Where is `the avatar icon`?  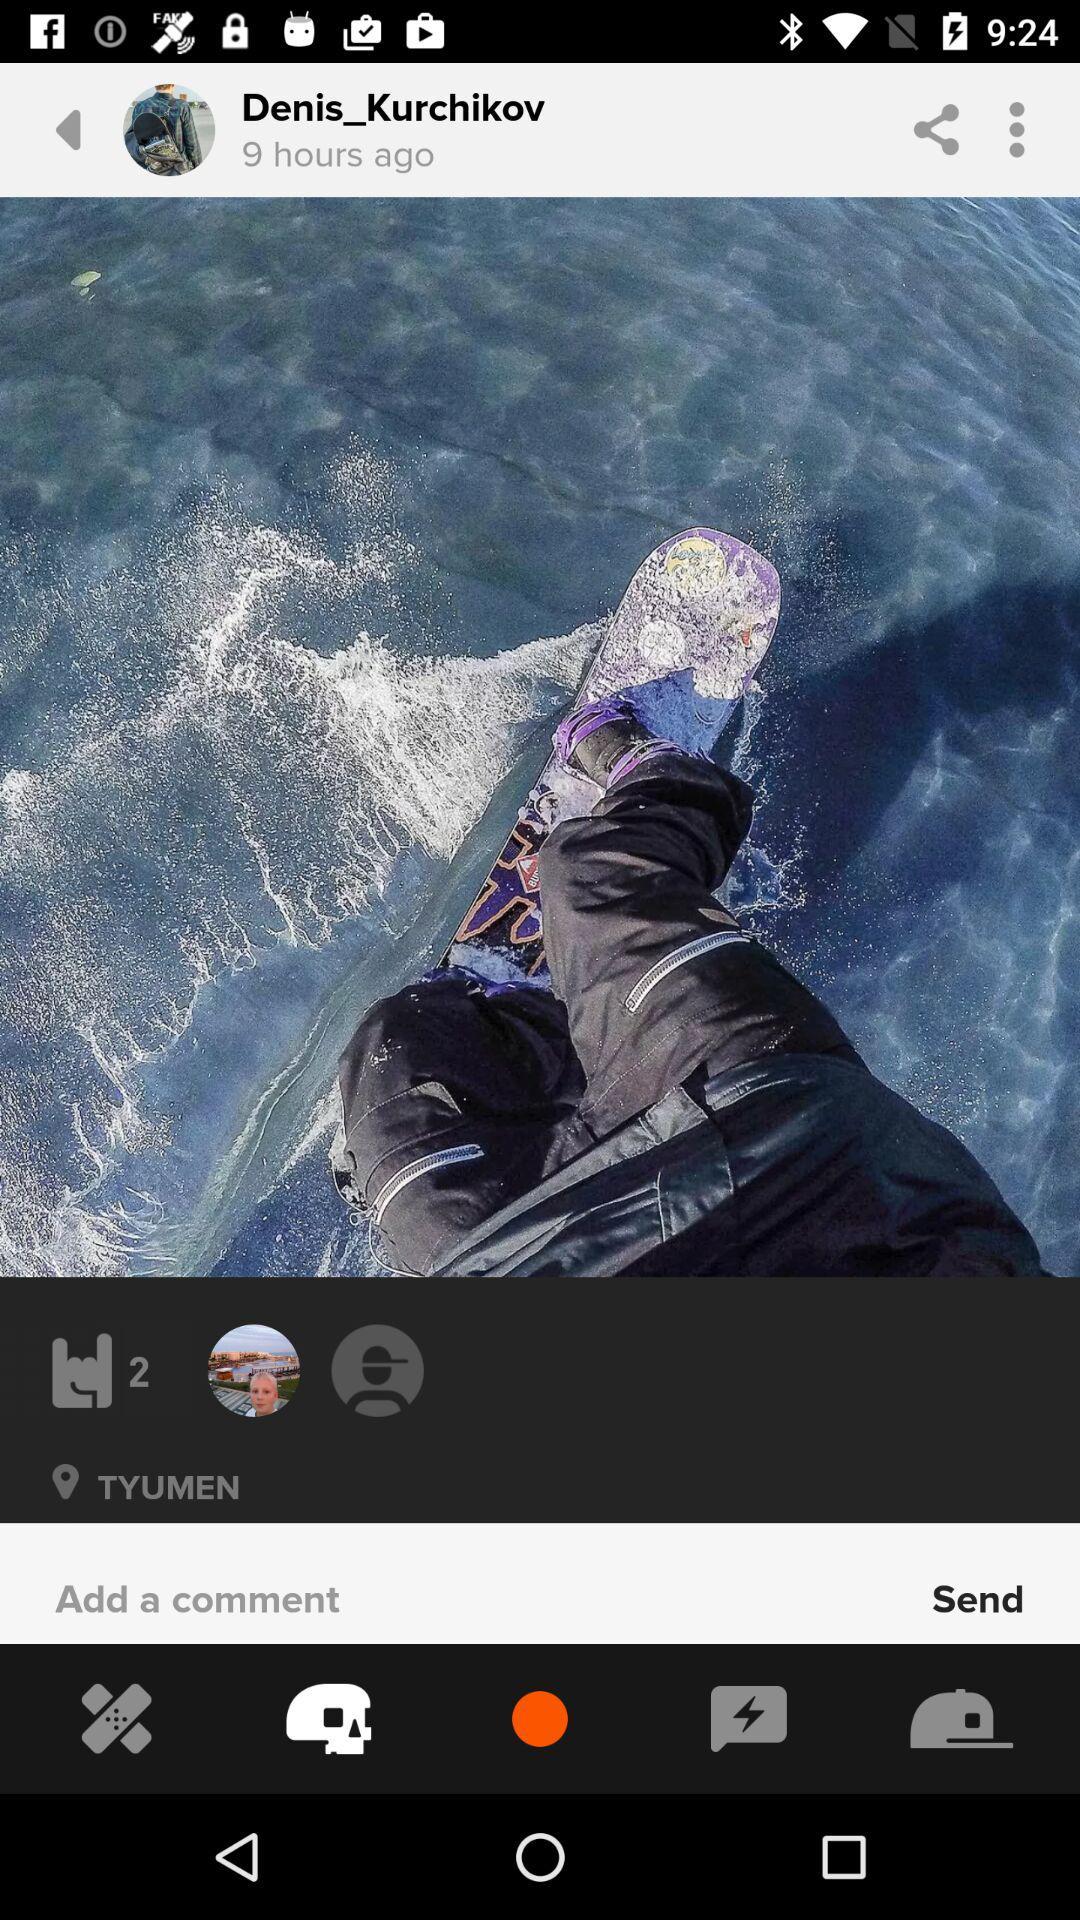
the avatar icon is located at coordinates (168, 129).